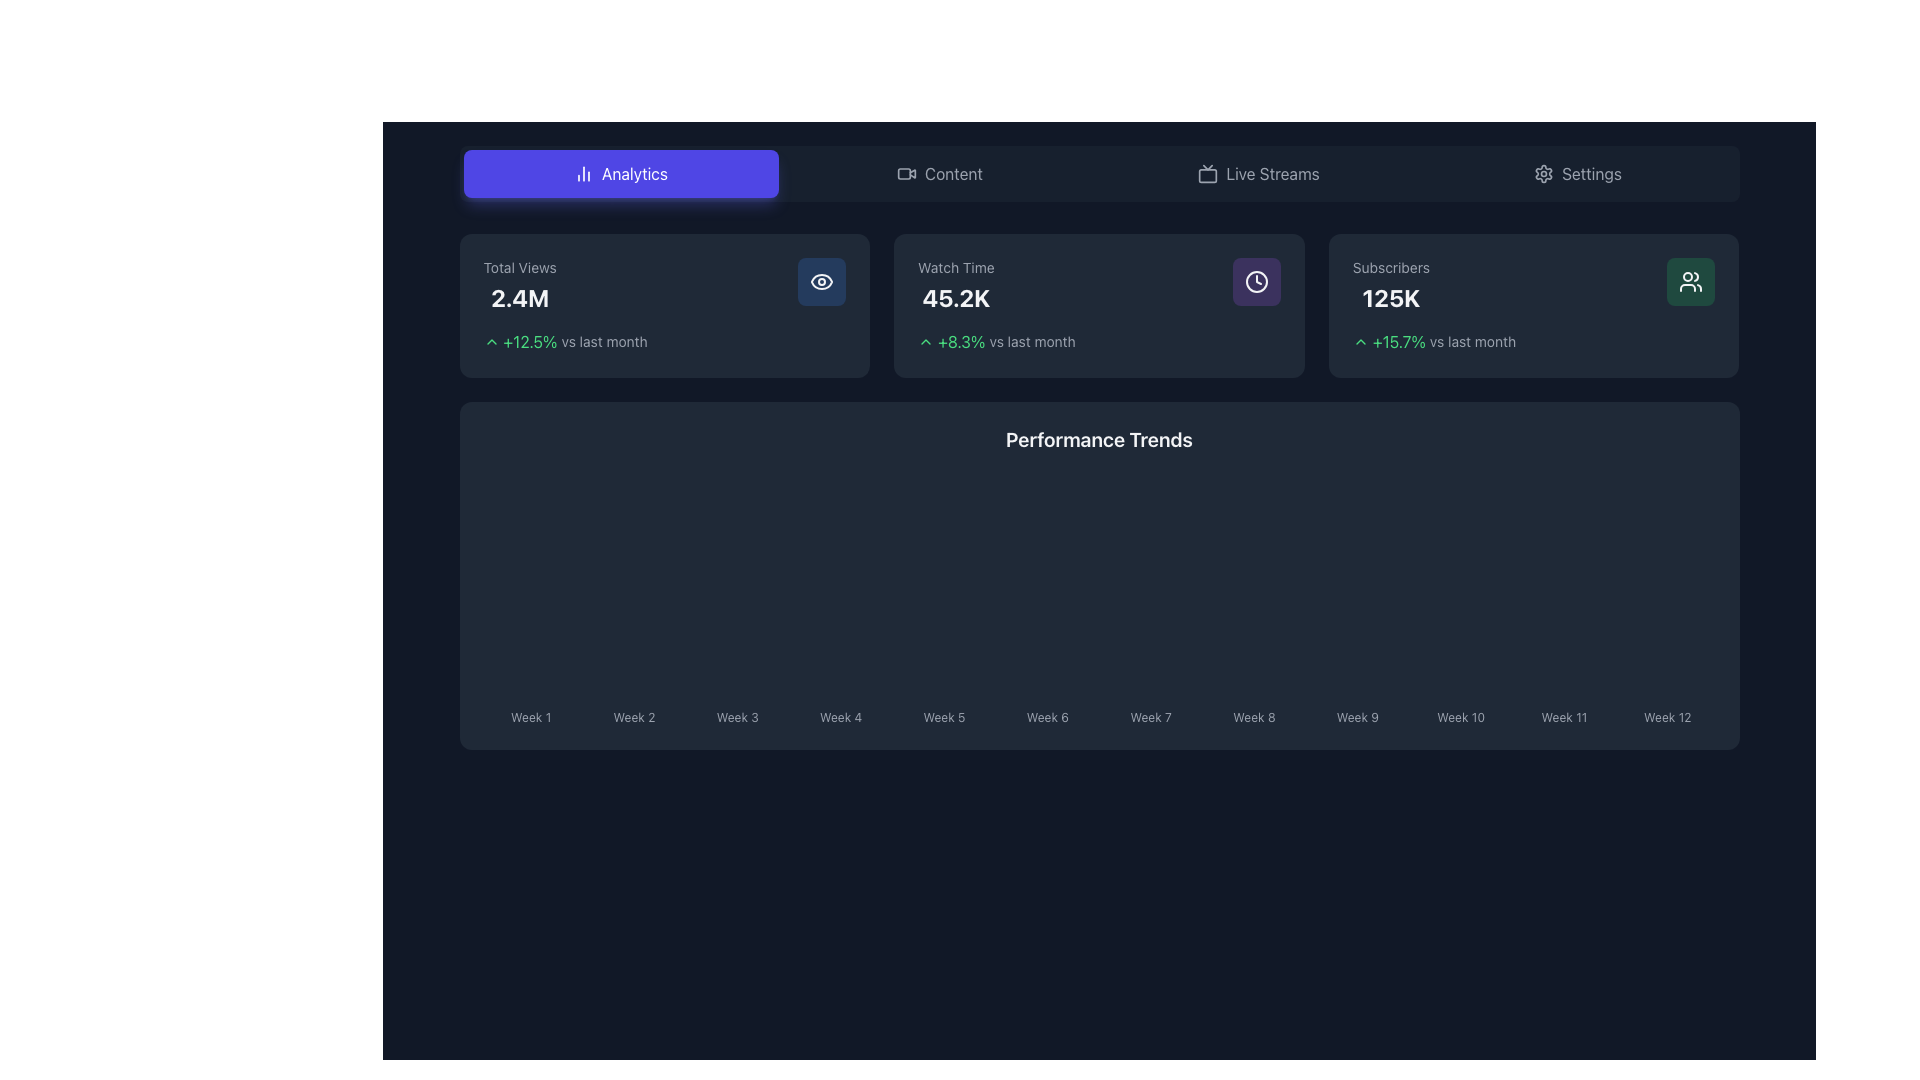  I want to click on the text label displaying 'Week 6', which is muted gray and changes to white on hover, located beneath the 'Performance Trends' label, so click(1046, 712).